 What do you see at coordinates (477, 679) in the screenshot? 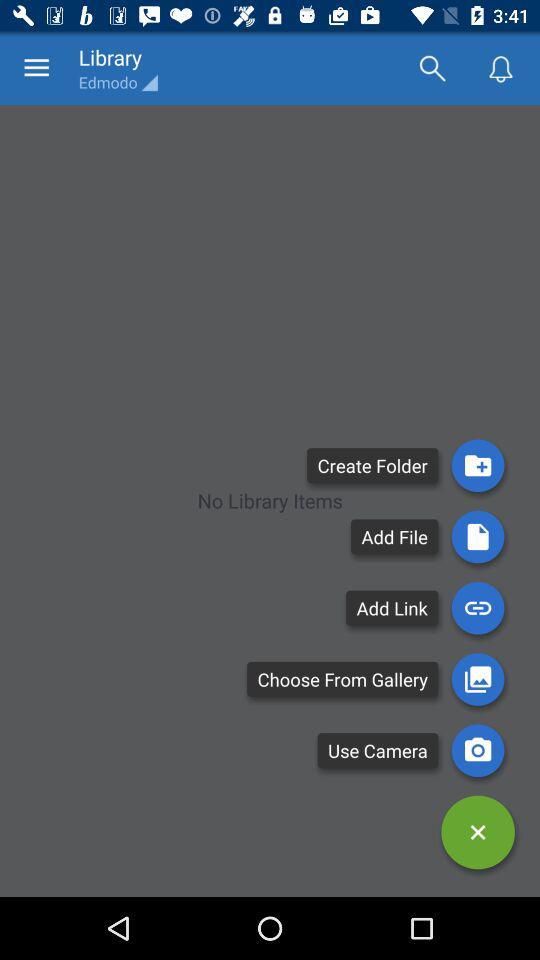
I see `picture` at bounding box center [477, 679].